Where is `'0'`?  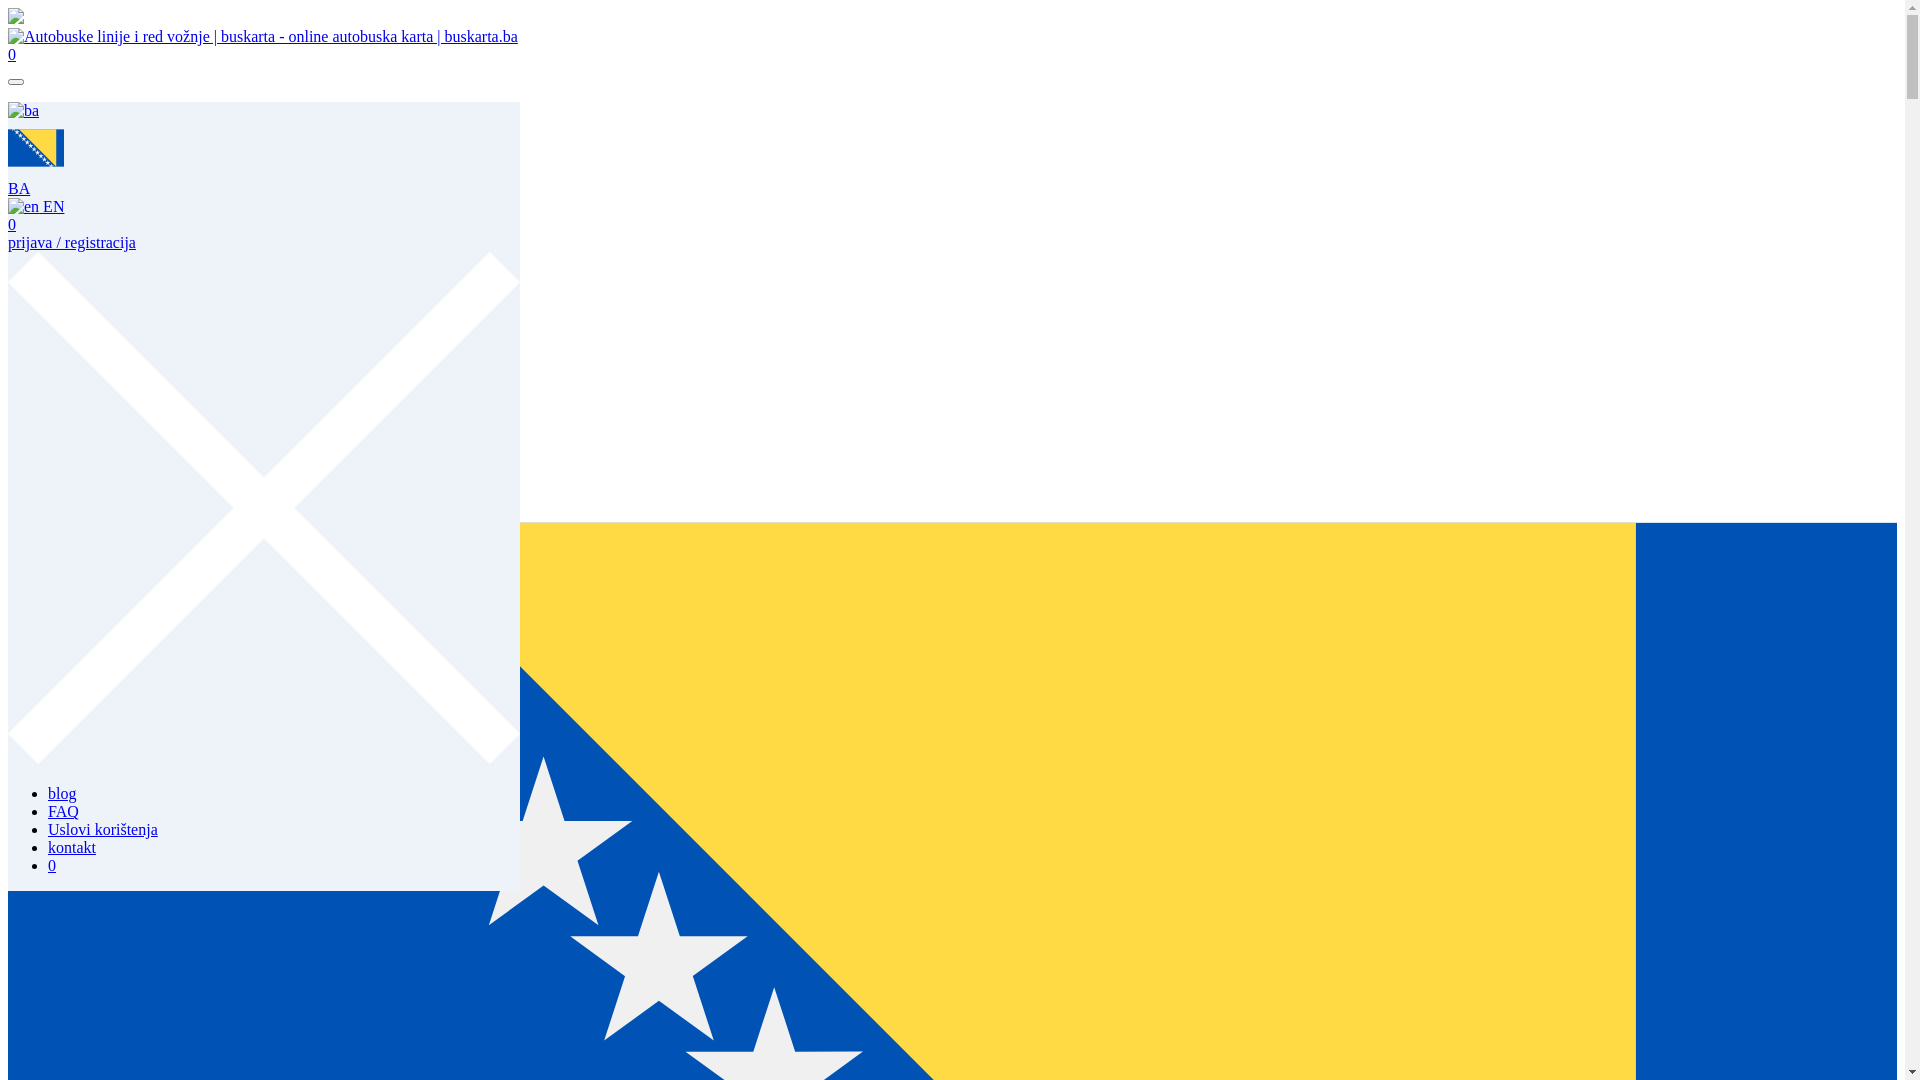
'0' is located at coordinates (8, 224).